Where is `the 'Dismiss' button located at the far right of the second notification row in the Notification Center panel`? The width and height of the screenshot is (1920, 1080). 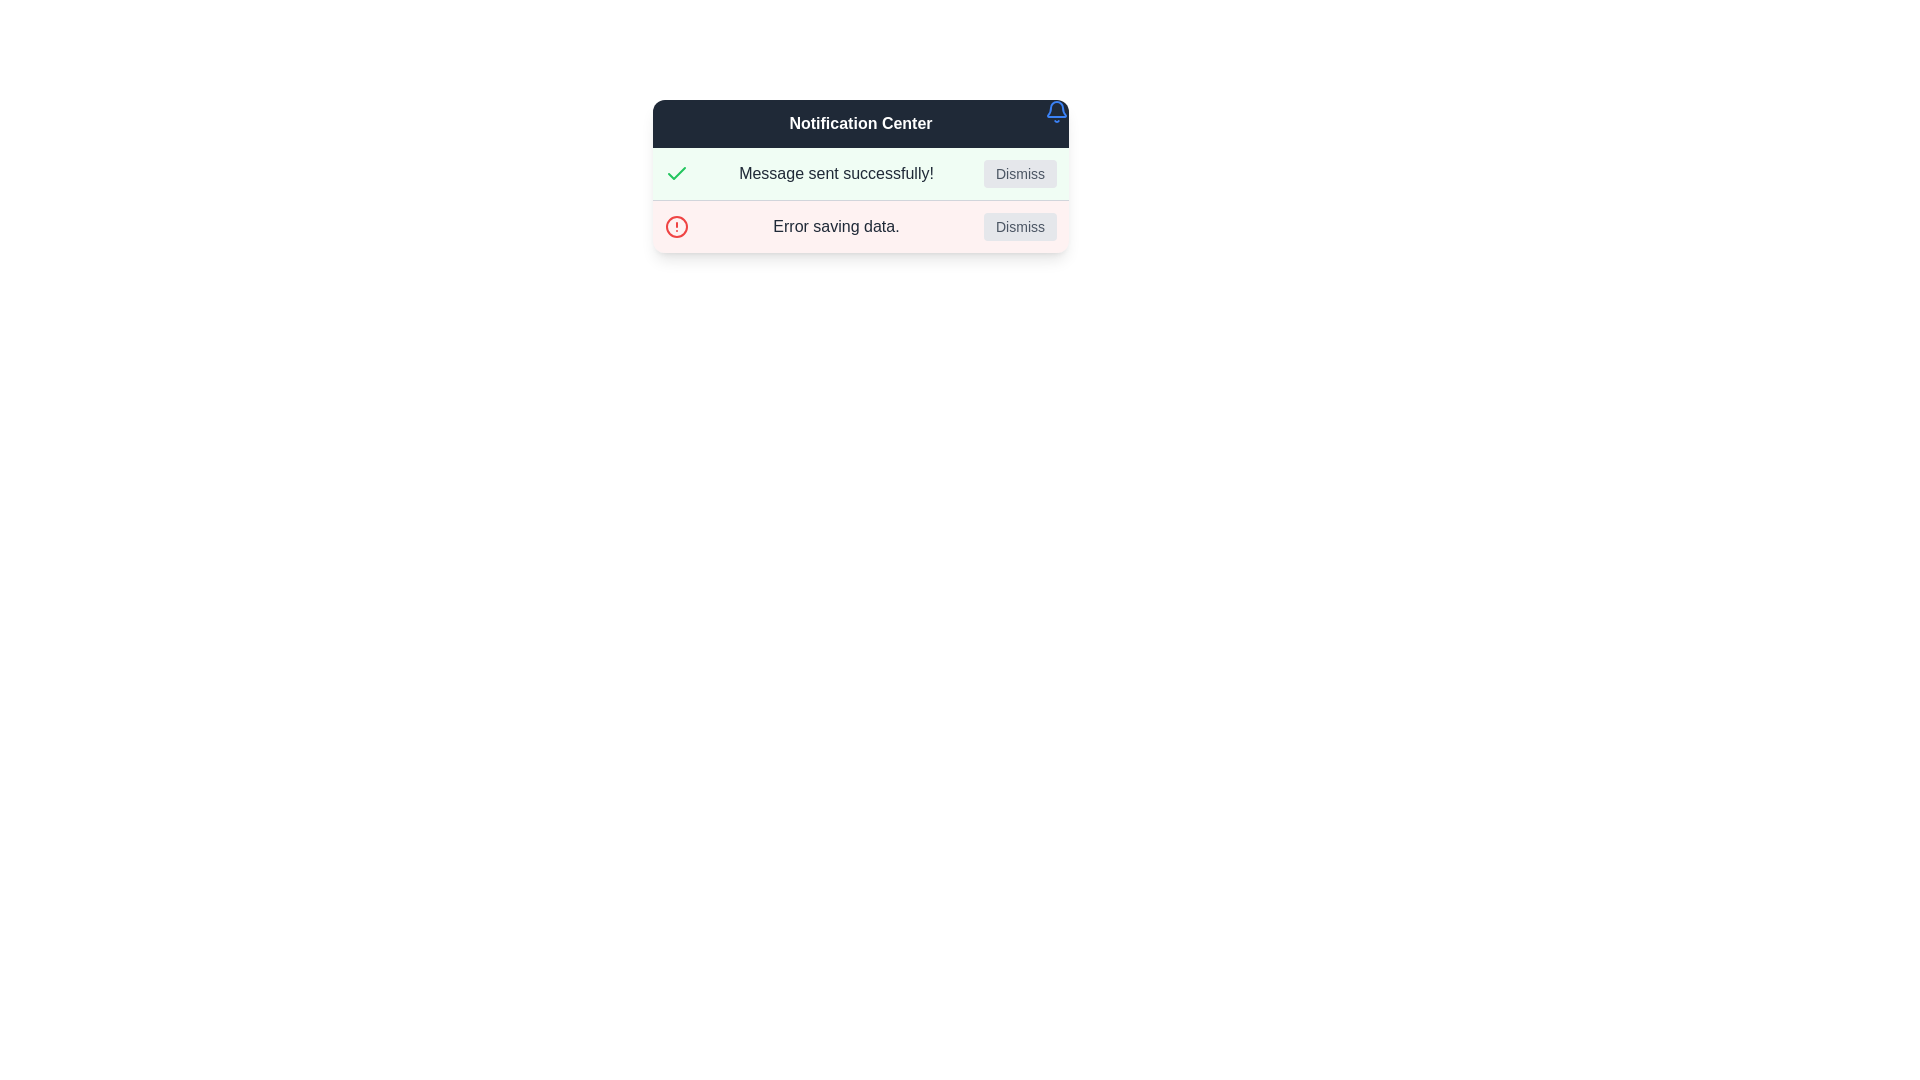 the 'Dismiss' button located at the far right of the second notification row in the Notification Center panel is located at coordinates (1020, 226).